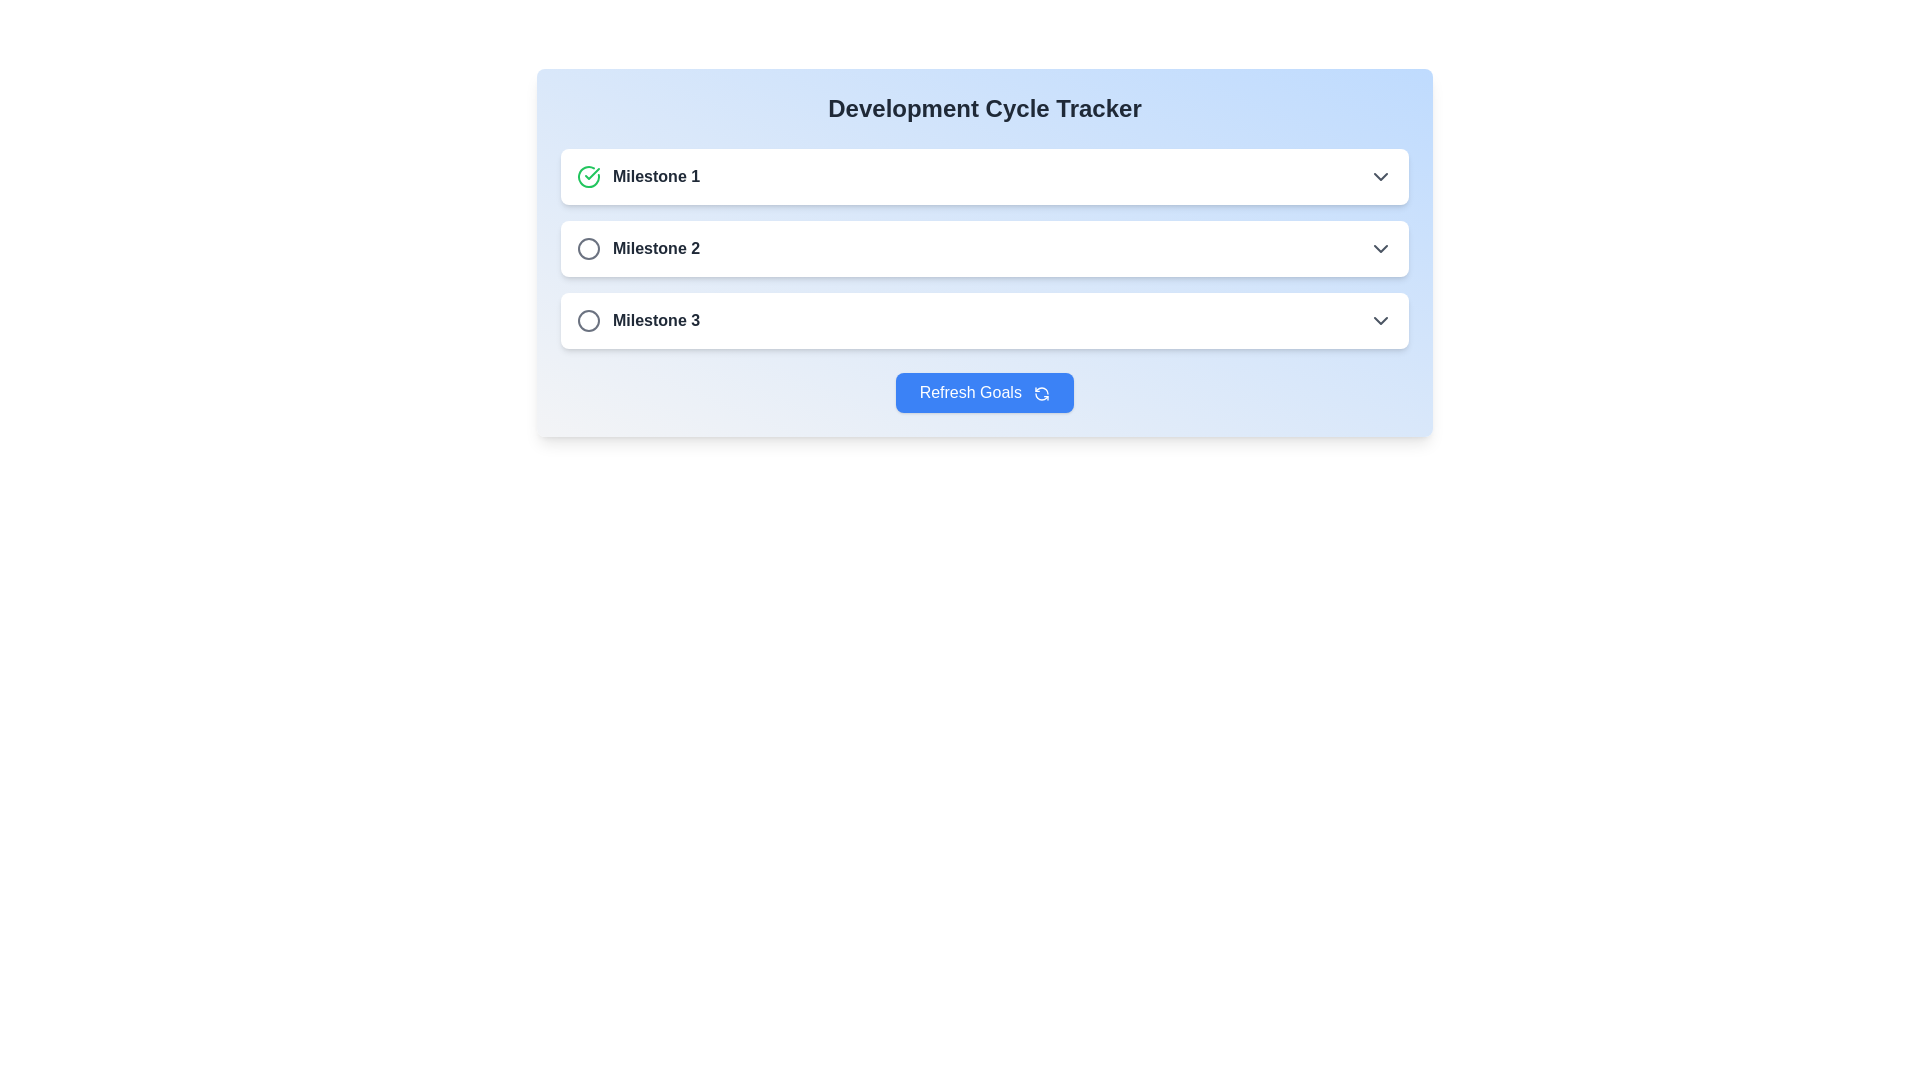 This screenshot has height=1080, width=1920. Describe the element at coordinates (588, 248) in the screenshot. I see `the circular icon with a gray border located at the left end of the 'Milestone 2' row in the vertical list` at that location.